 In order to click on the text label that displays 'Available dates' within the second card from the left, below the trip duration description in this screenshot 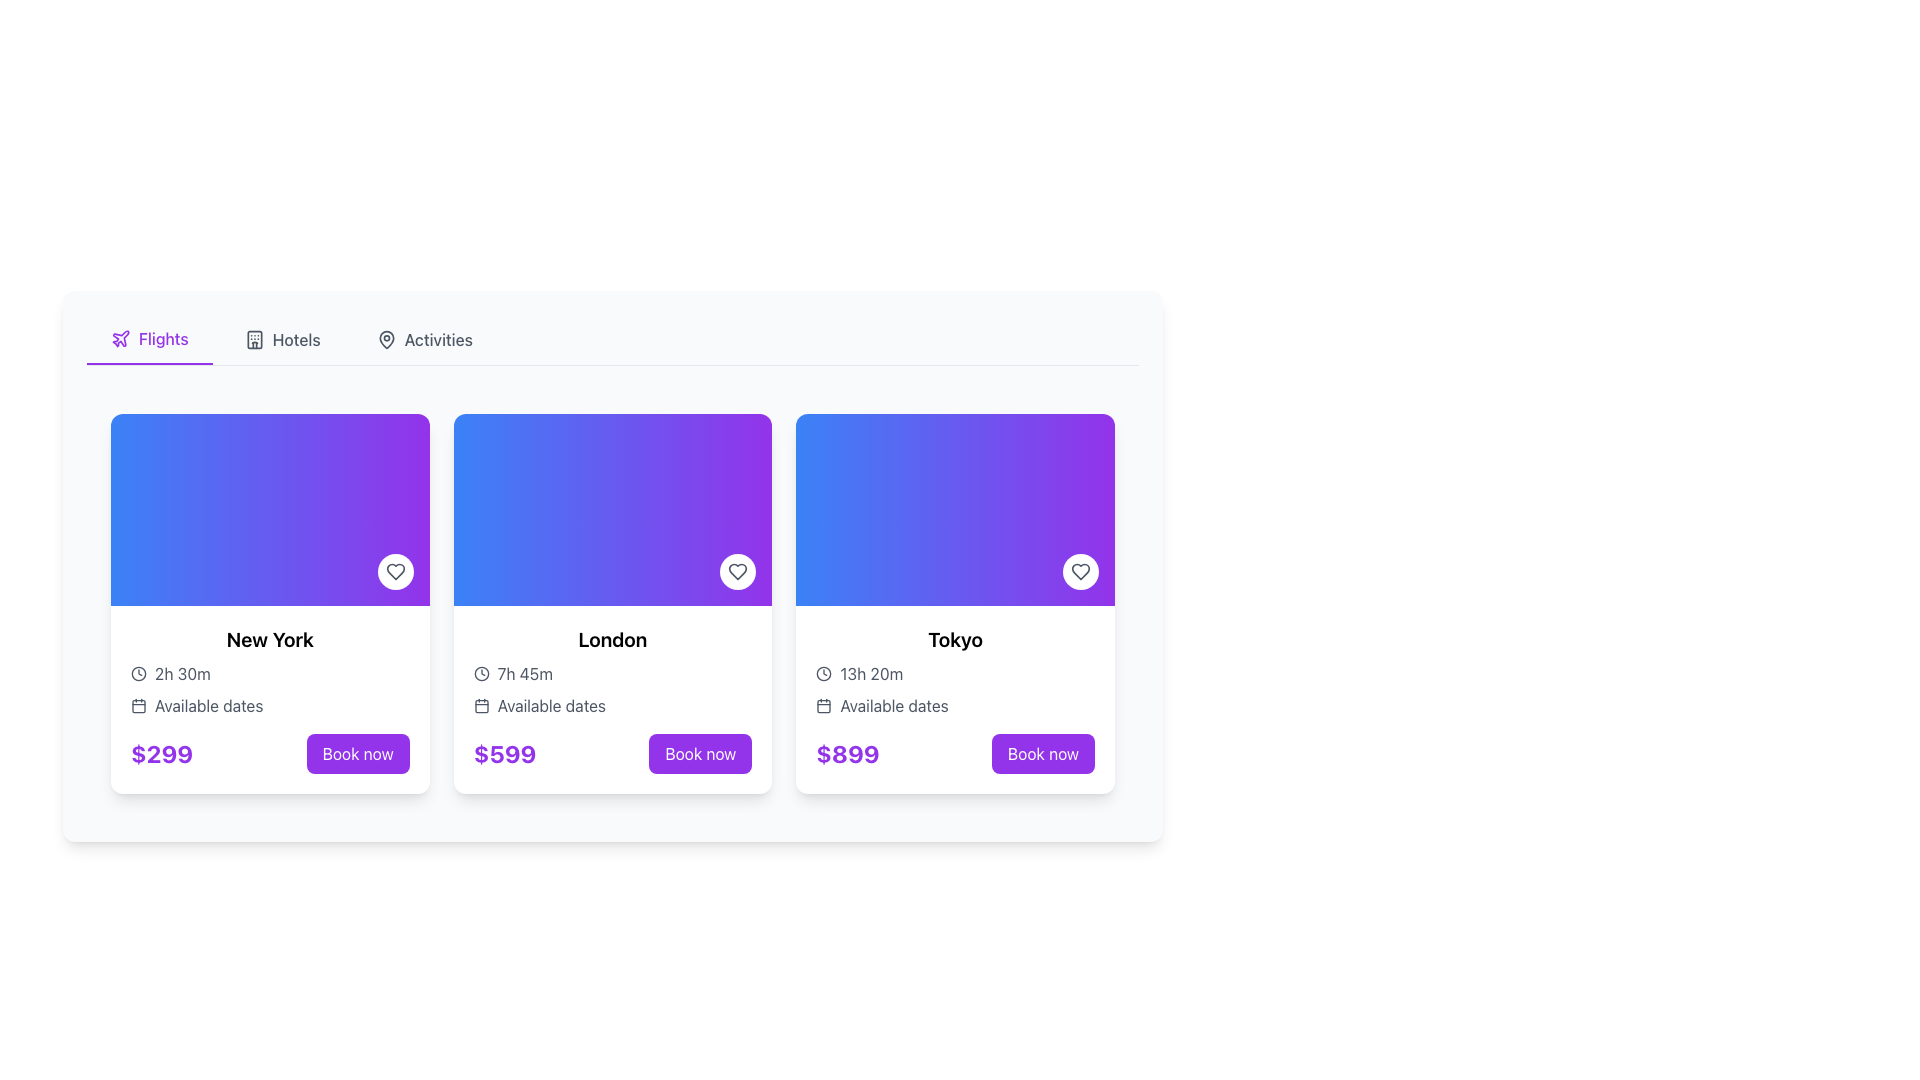, I will do `click(551, 704)`.